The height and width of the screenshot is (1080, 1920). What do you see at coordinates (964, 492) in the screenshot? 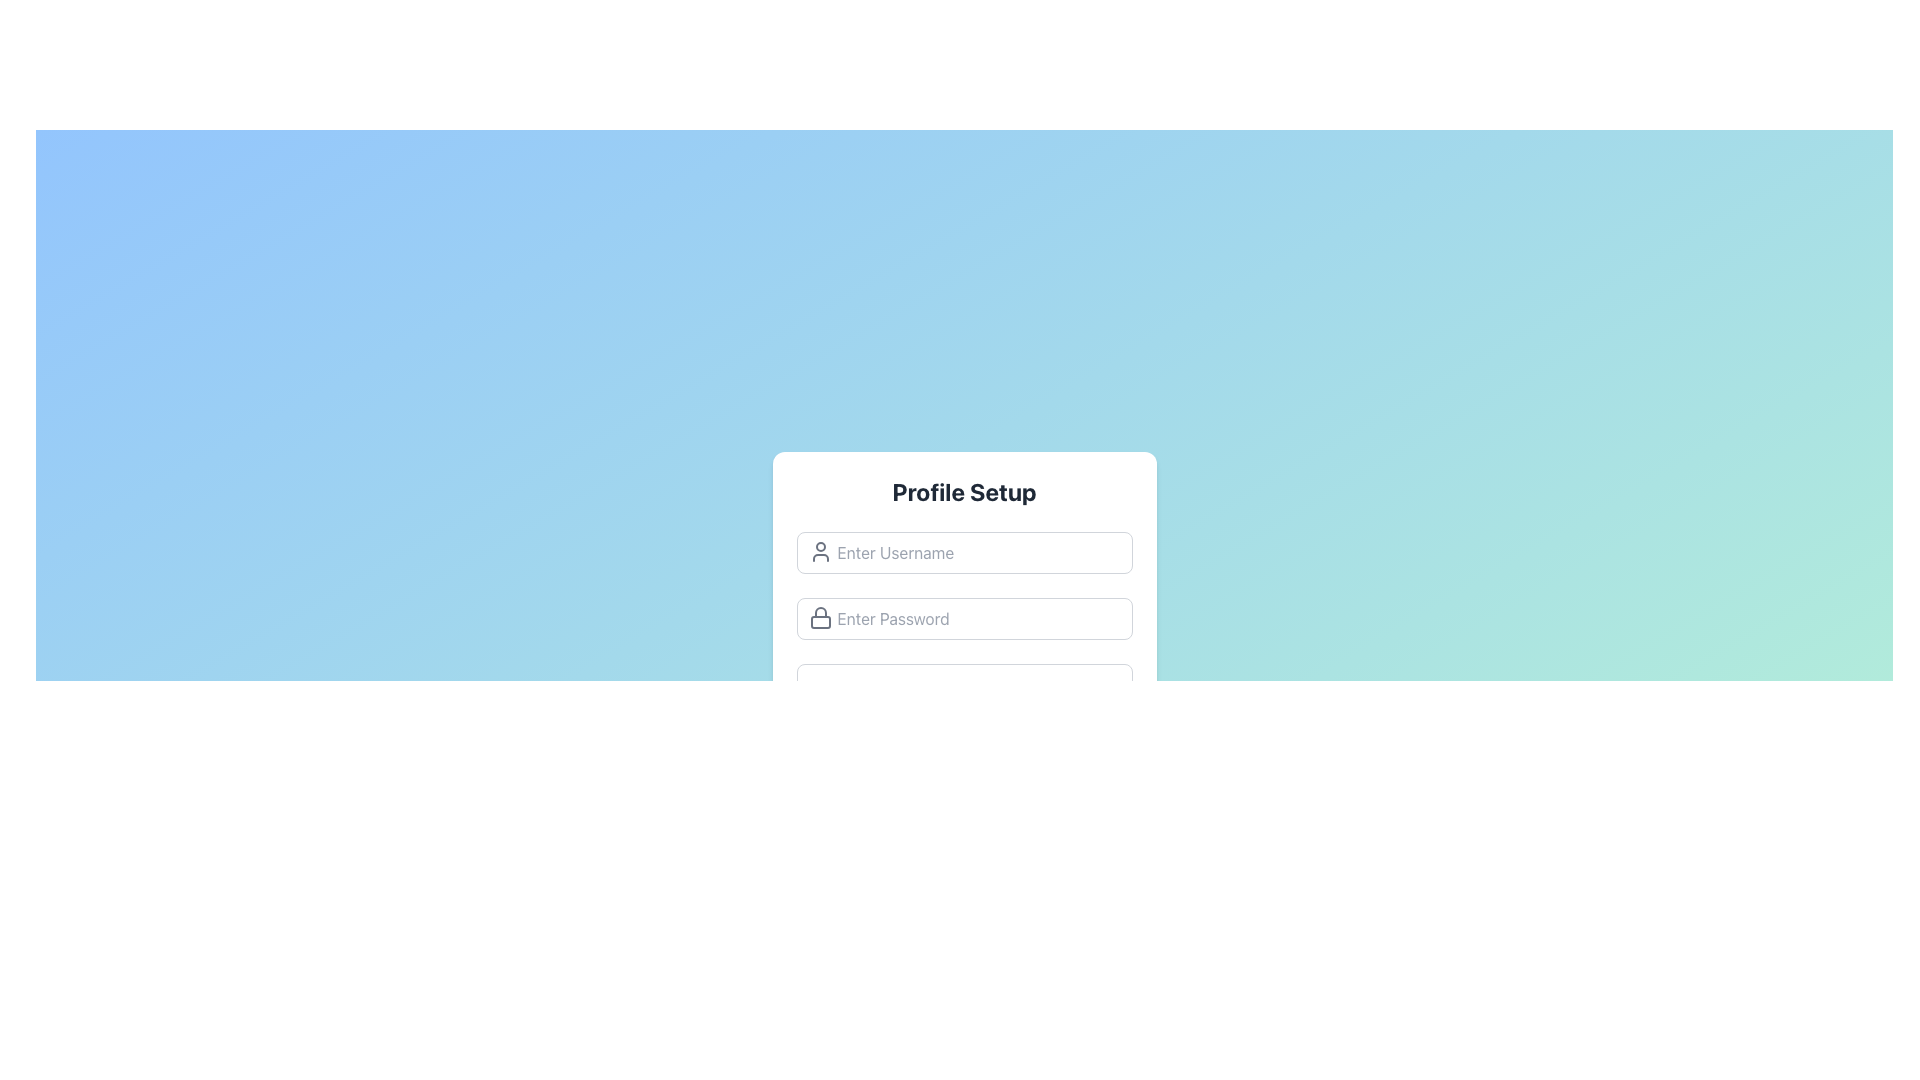
I see `the header text element that provides context for the profile setup section, located above the form input fields` at bounding box center [964, 492].